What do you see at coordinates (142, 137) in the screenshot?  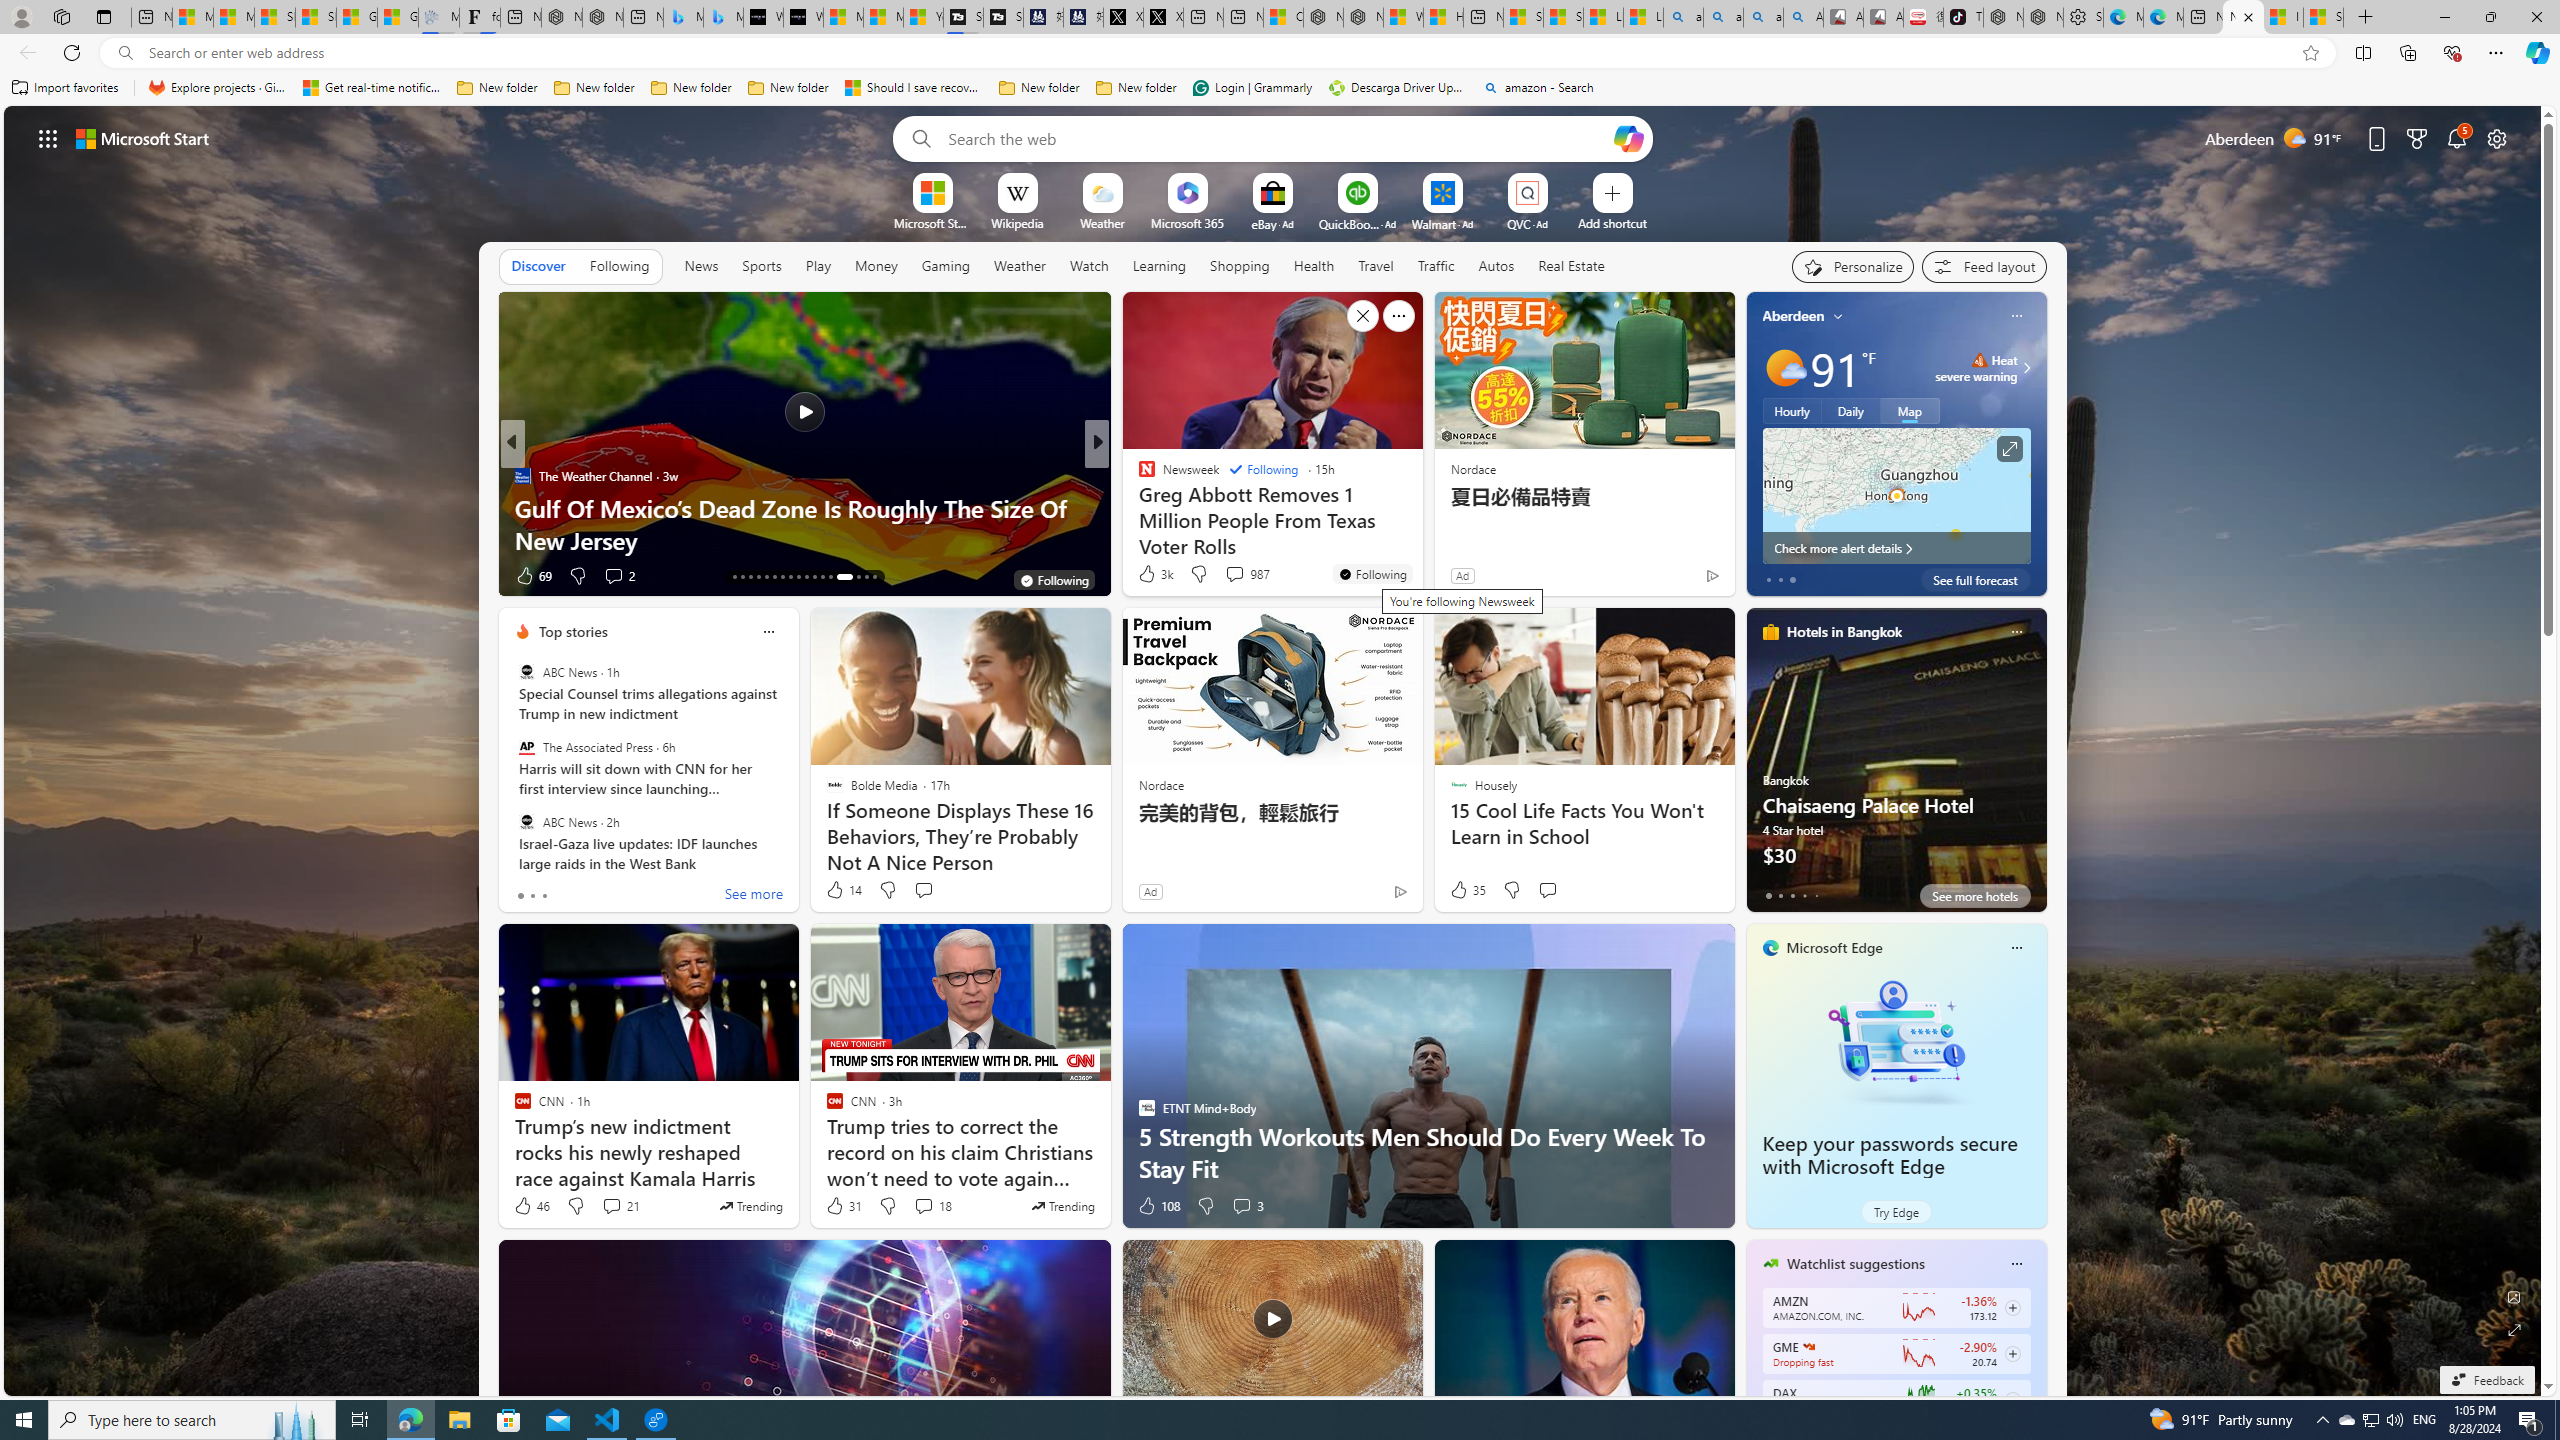 I see `'Microsoft start'` at bounding box center [142, 137].